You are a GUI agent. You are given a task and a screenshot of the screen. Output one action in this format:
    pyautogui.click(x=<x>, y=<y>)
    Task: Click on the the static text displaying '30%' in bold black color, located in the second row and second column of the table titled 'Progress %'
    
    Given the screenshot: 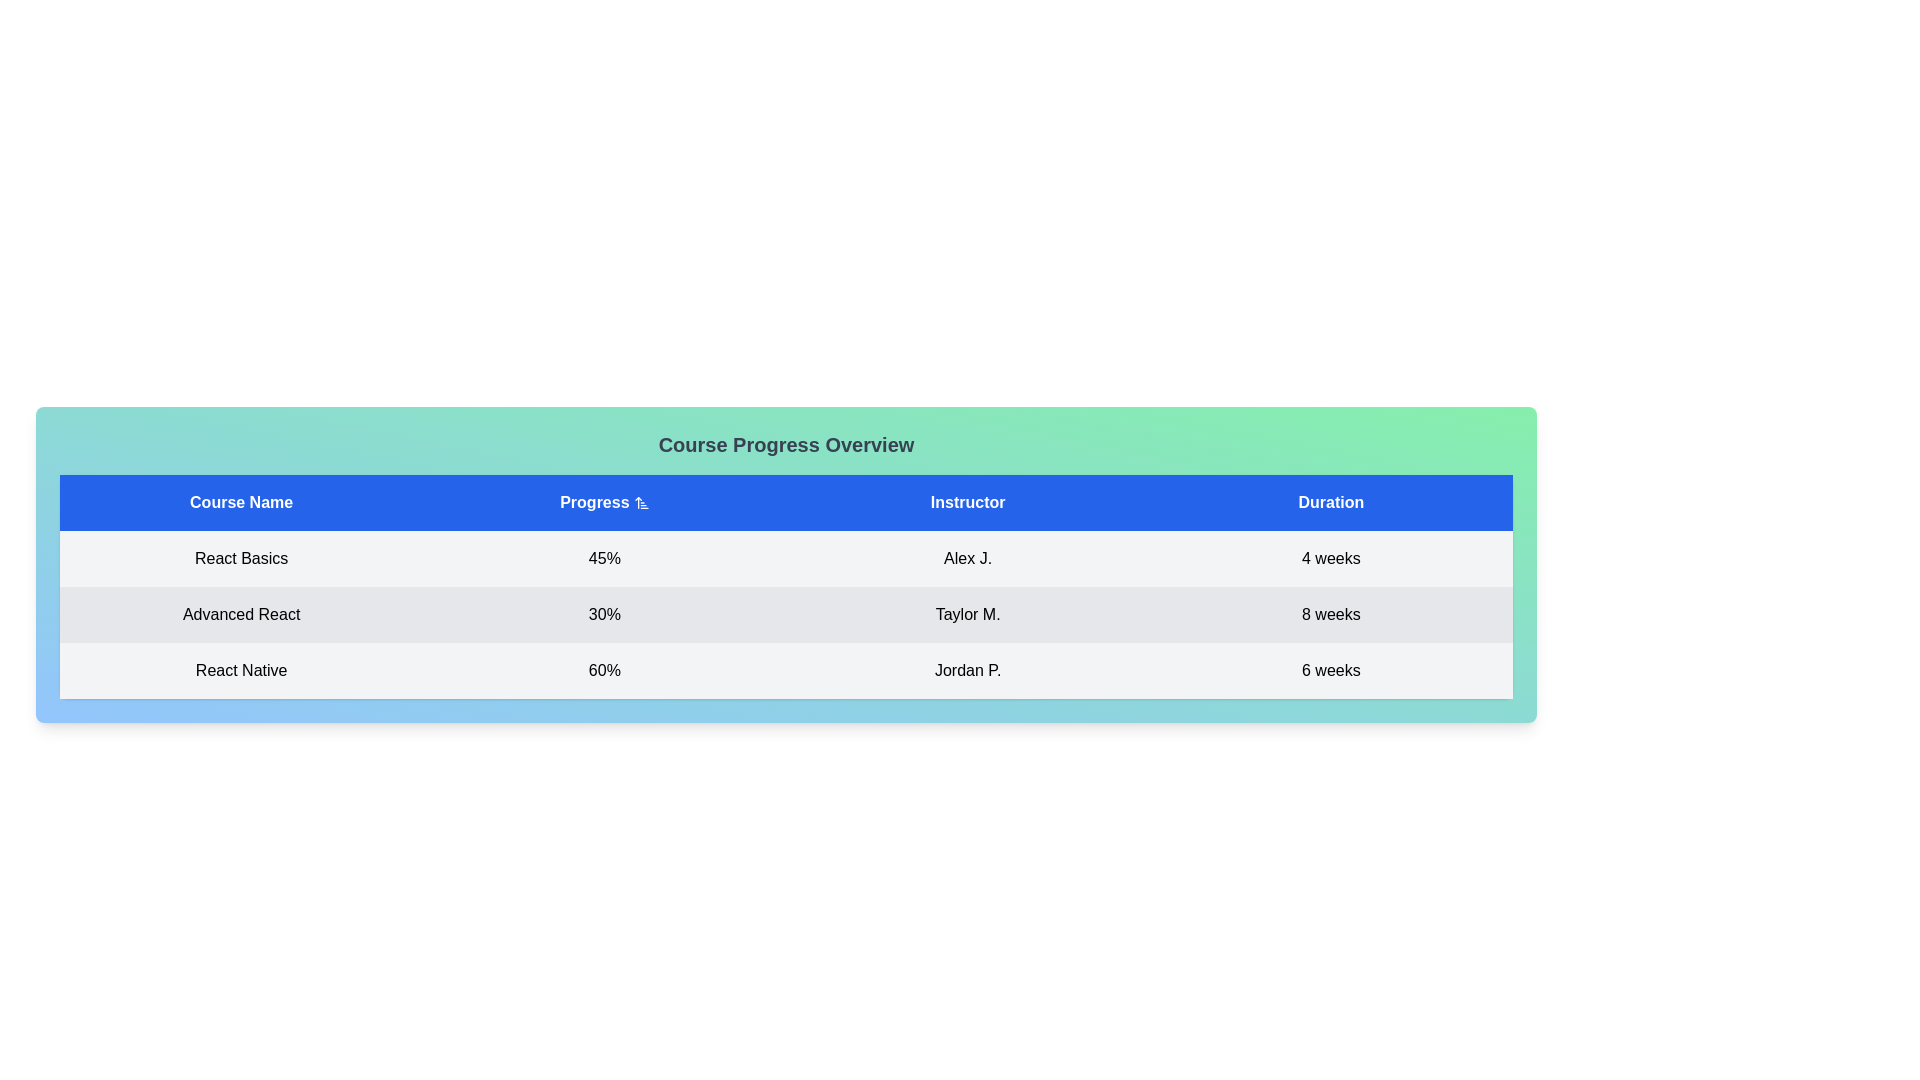 What is the action you would take?
    pyautogui.click(x=603, y=613)
    